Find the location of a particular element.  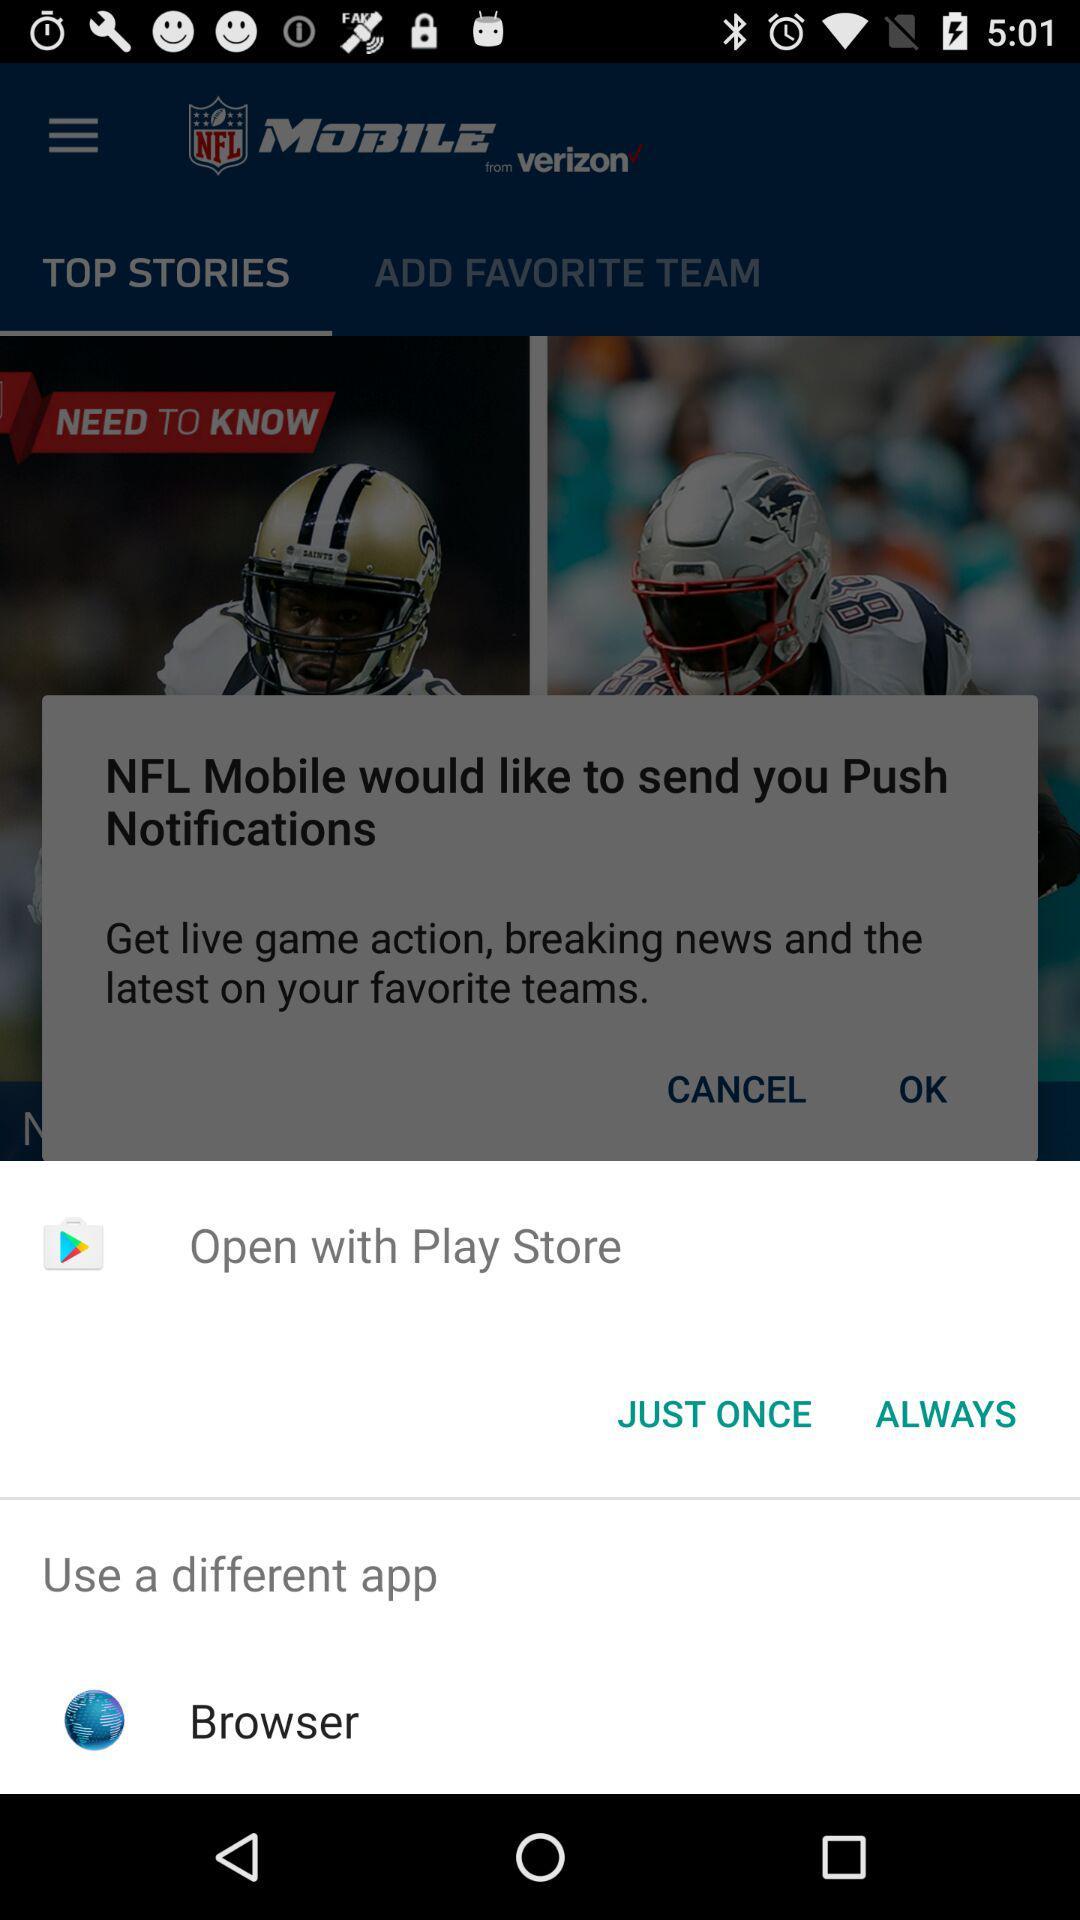

the icon to the right of the just once icon is located at coordinates (945, 1411).